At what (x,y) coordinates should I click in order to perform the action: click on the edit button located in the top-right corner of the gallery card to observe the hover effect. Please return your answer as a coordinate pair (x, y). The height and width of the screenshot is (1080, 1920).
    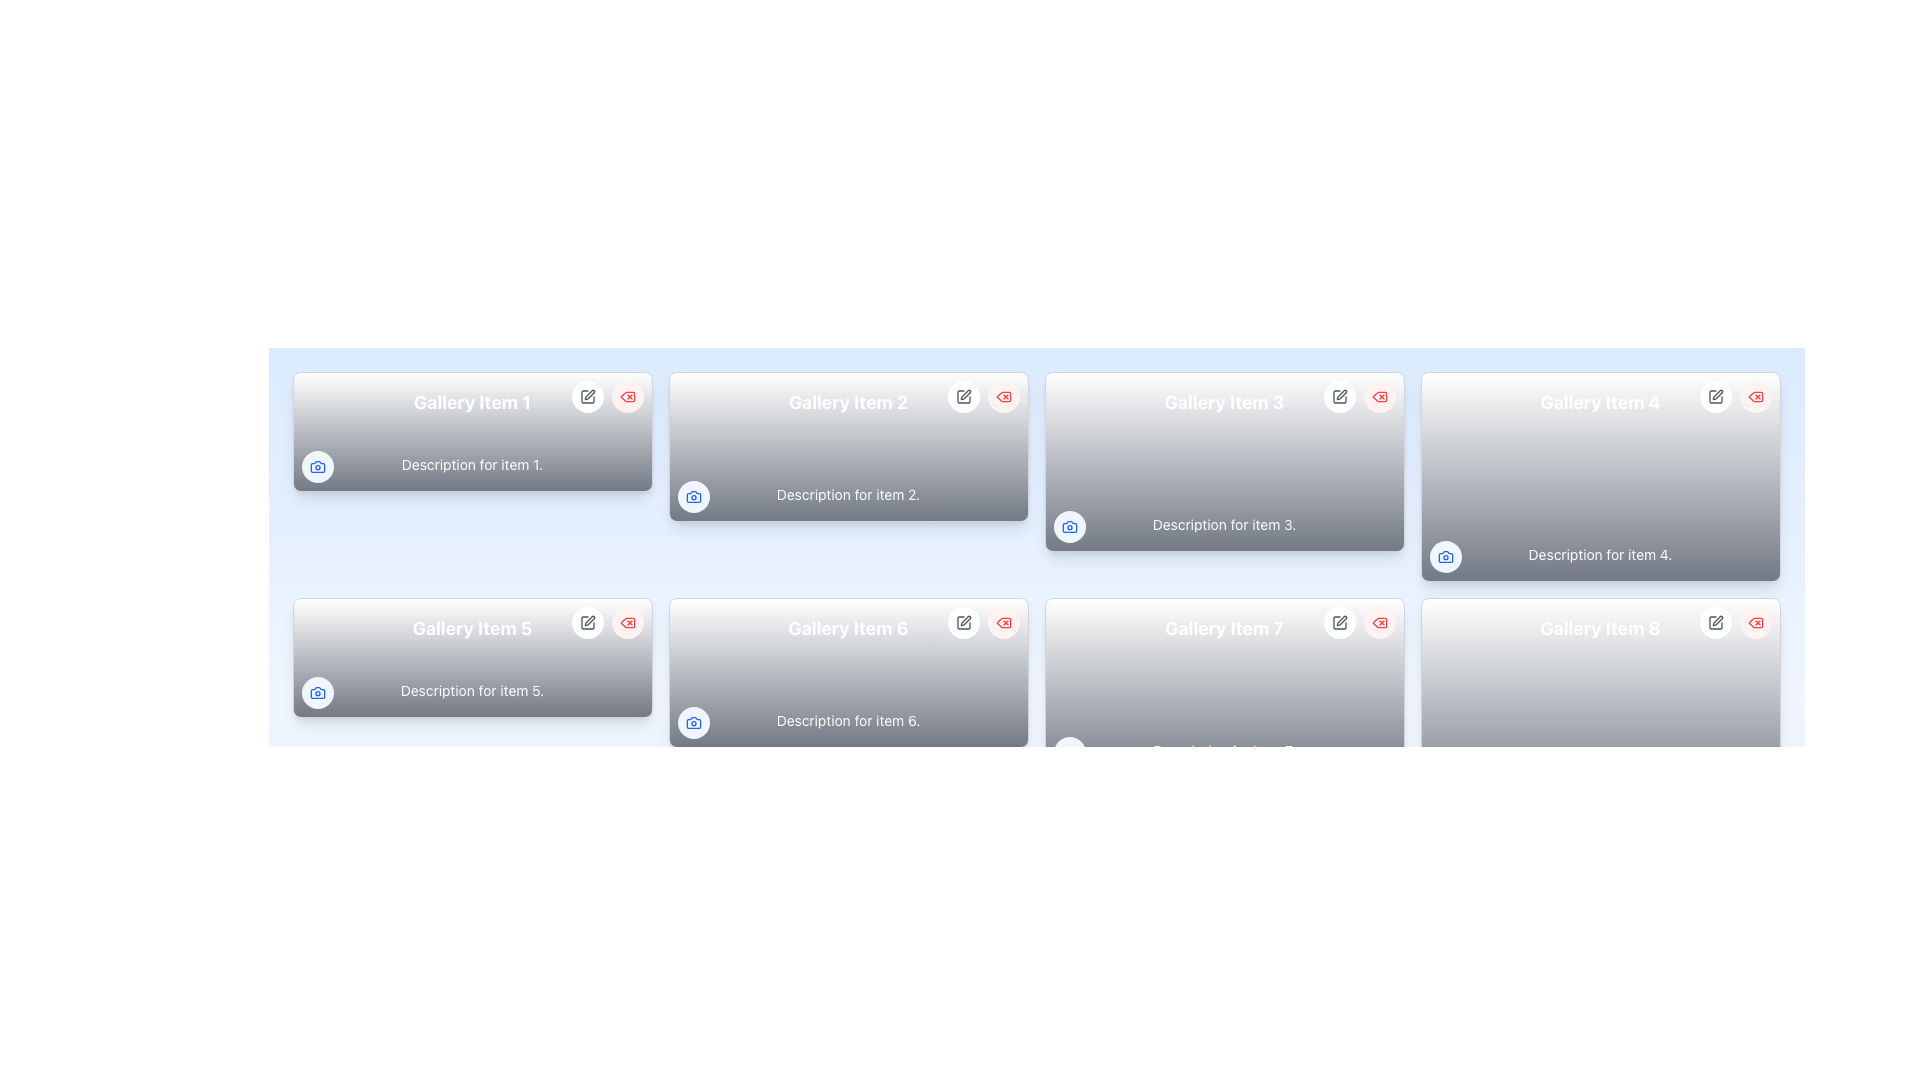
    Looking at the image, I should click on (963, 848).